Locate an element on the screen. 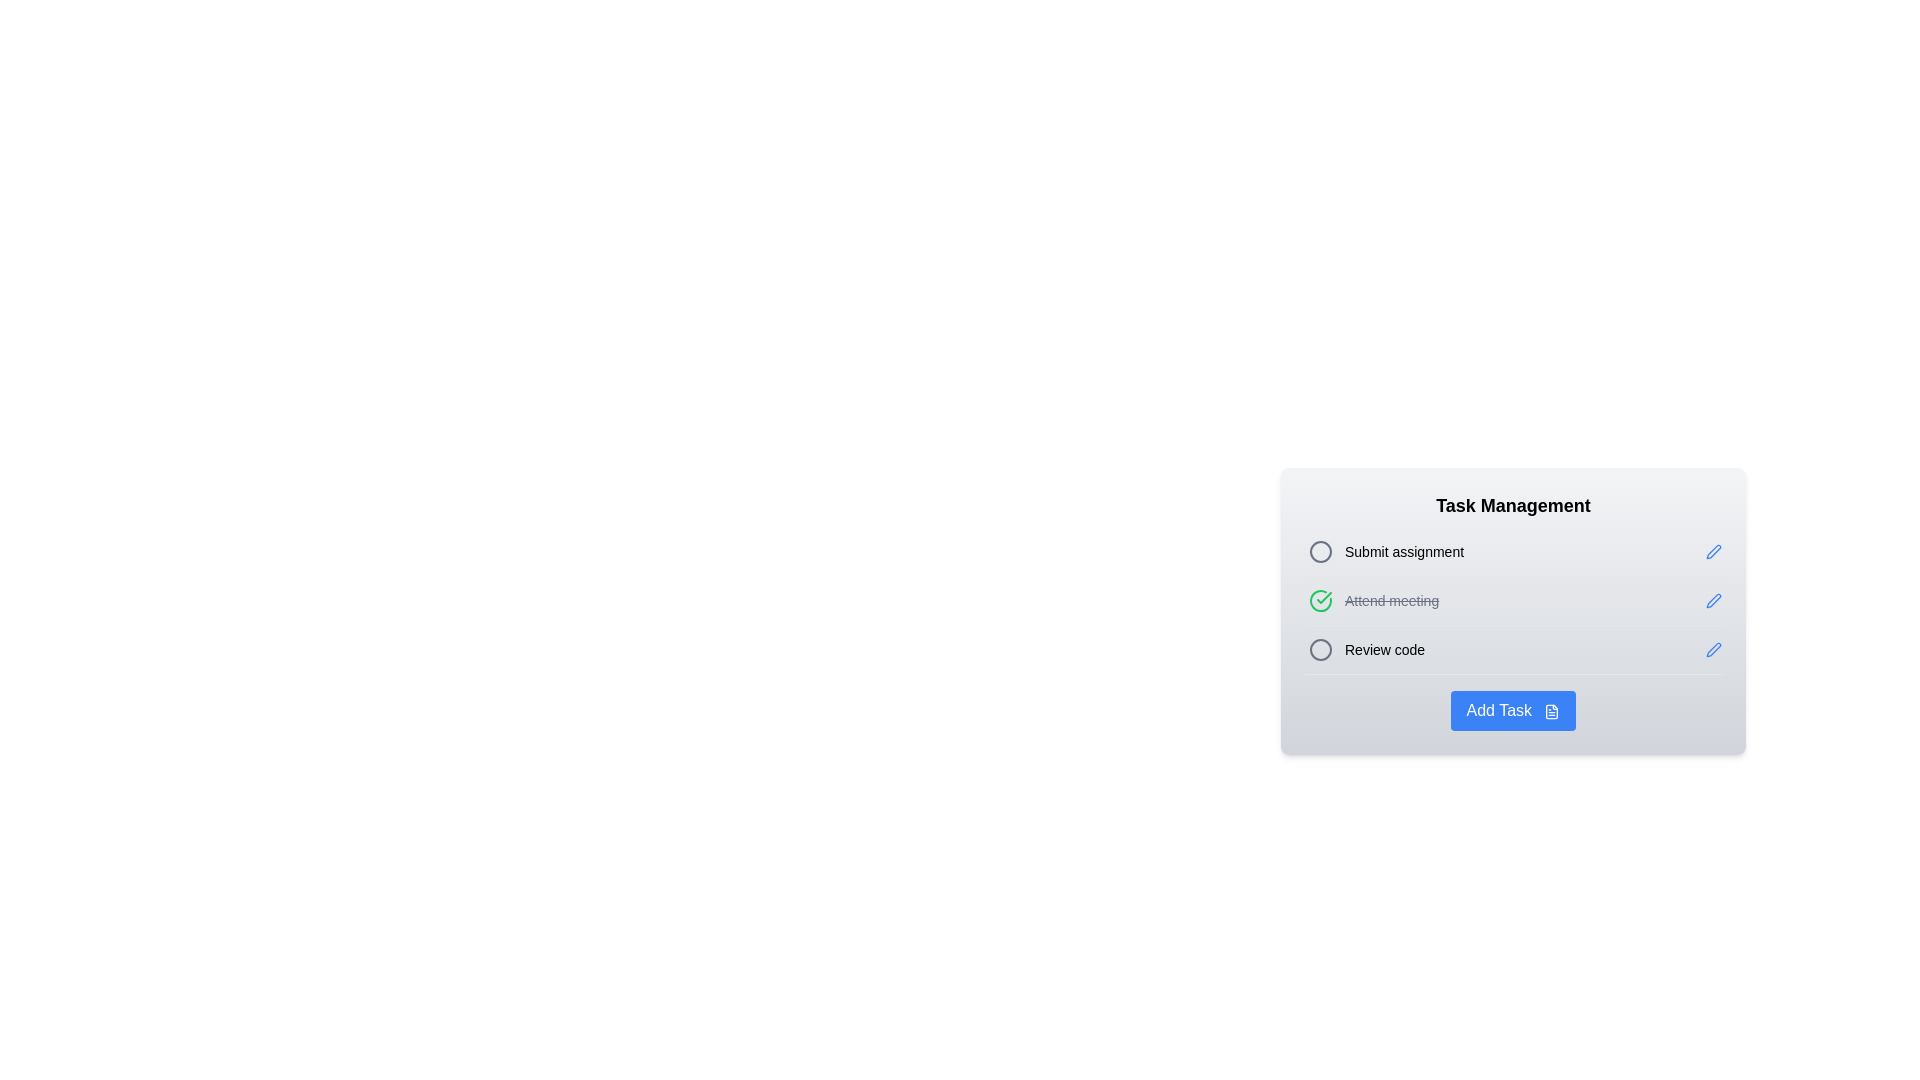 The height and width of the screenshot is (1080, 1920). the circular checkbox with a green stroke and a checkmark inside, which indicates completion or success, located under the 'Task Management' header is located at coordinates (1320, 600).